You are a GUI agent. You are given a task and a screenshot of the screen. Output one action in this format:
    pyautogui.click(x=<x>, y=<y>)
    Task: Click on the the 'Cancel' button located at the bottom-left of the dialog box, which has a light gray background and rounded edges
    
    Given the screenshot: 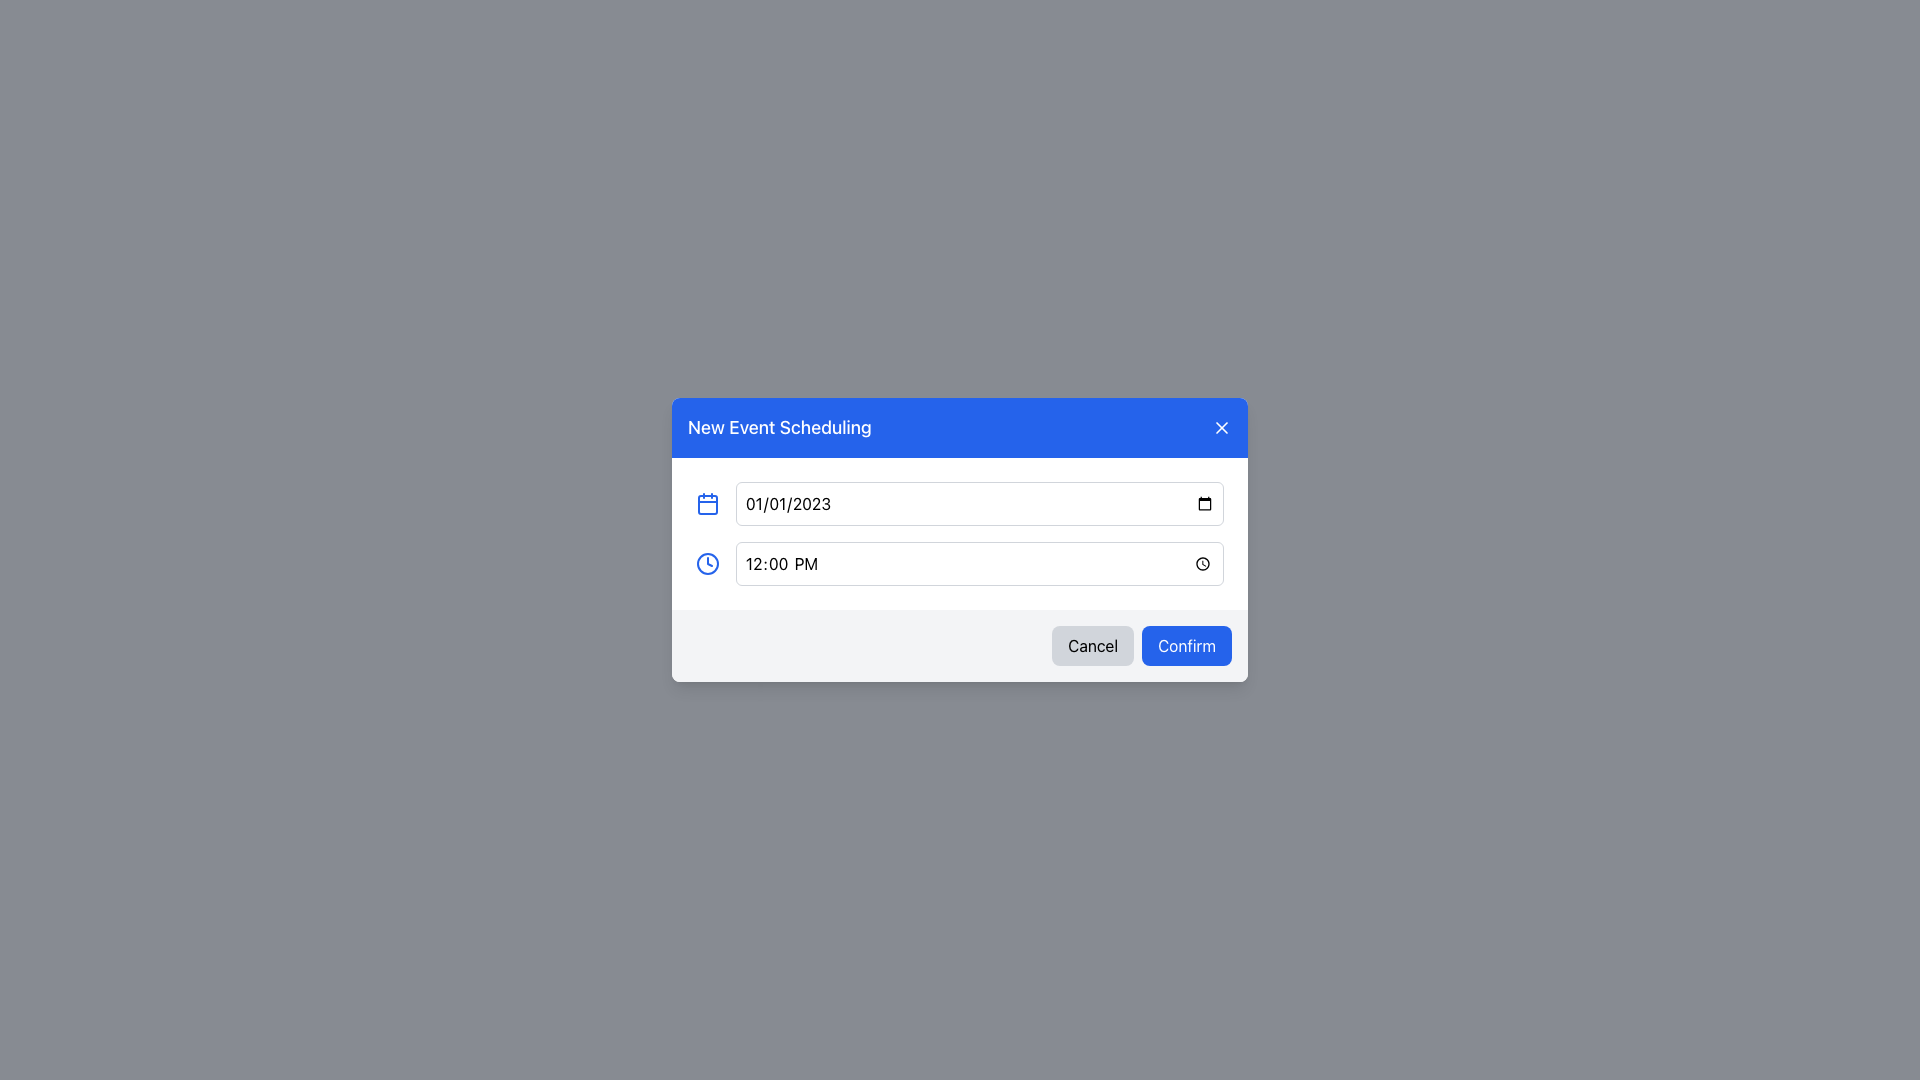 What is the action you would take?
    pyautogui.click(x=1092, y=645)
    